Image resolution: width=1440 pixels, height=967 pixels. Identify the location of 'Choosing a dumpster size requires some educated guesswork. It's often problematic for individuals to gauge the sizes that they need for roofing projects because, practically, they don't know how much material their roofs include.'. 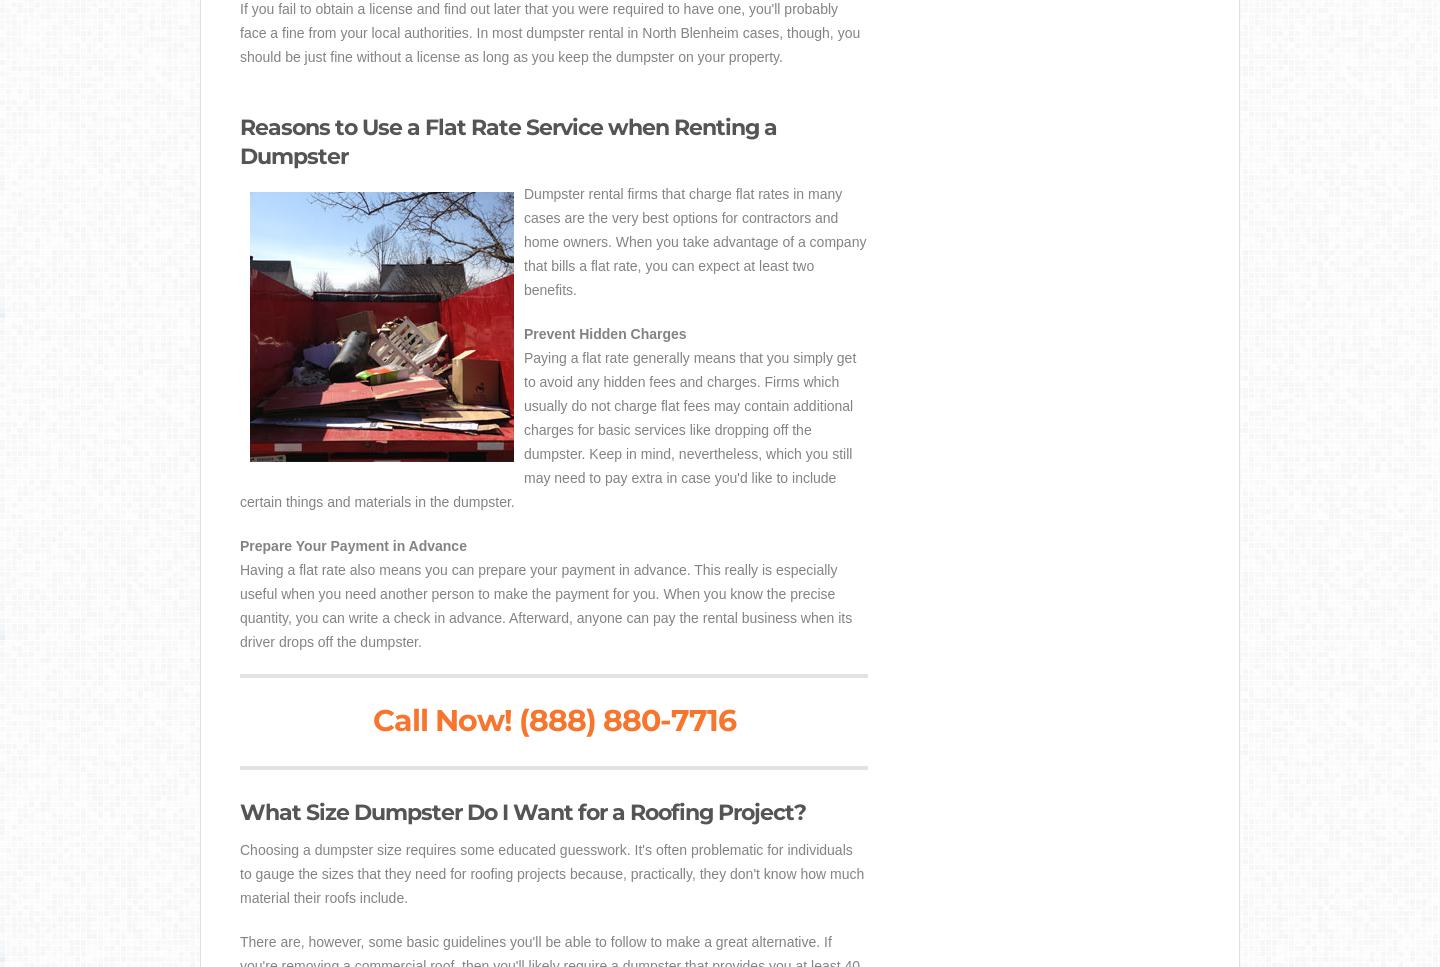
(240, 872).